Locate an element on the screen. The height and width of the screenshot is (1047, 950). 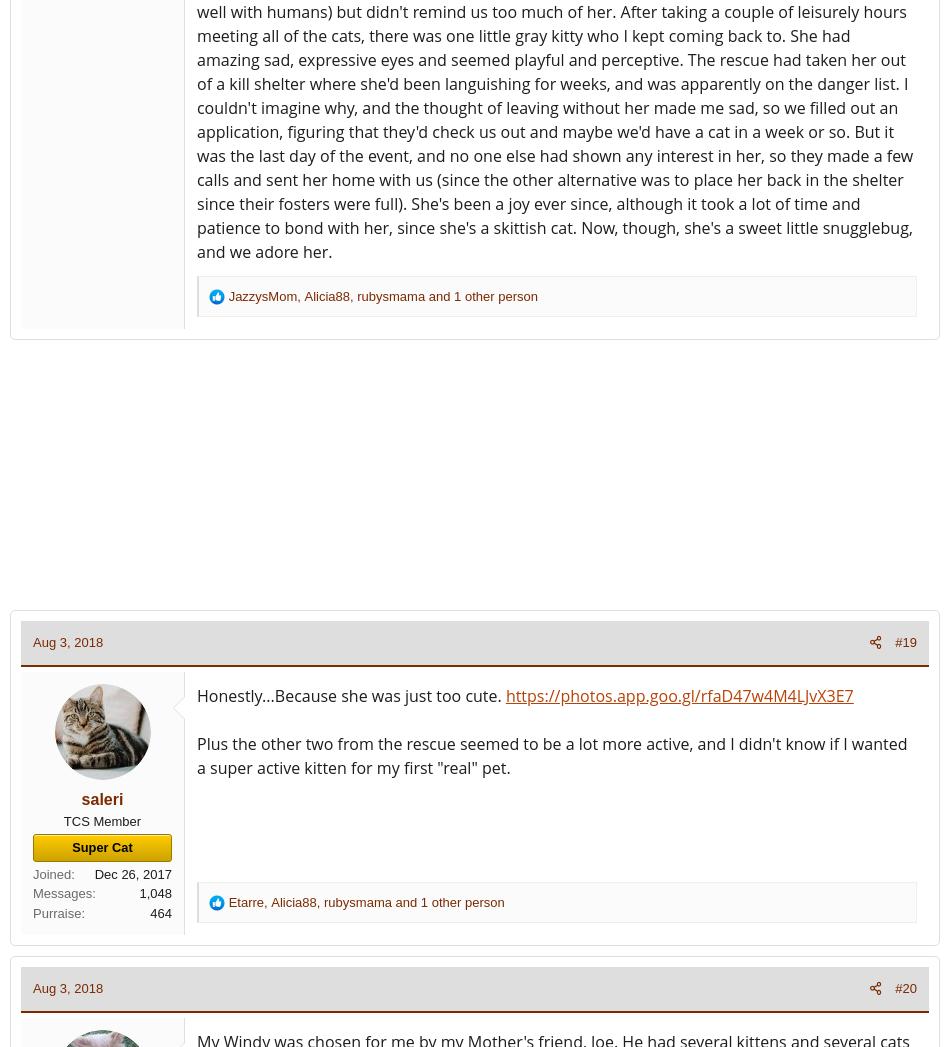
'TCS Member' is located at coordinates (102, 820).